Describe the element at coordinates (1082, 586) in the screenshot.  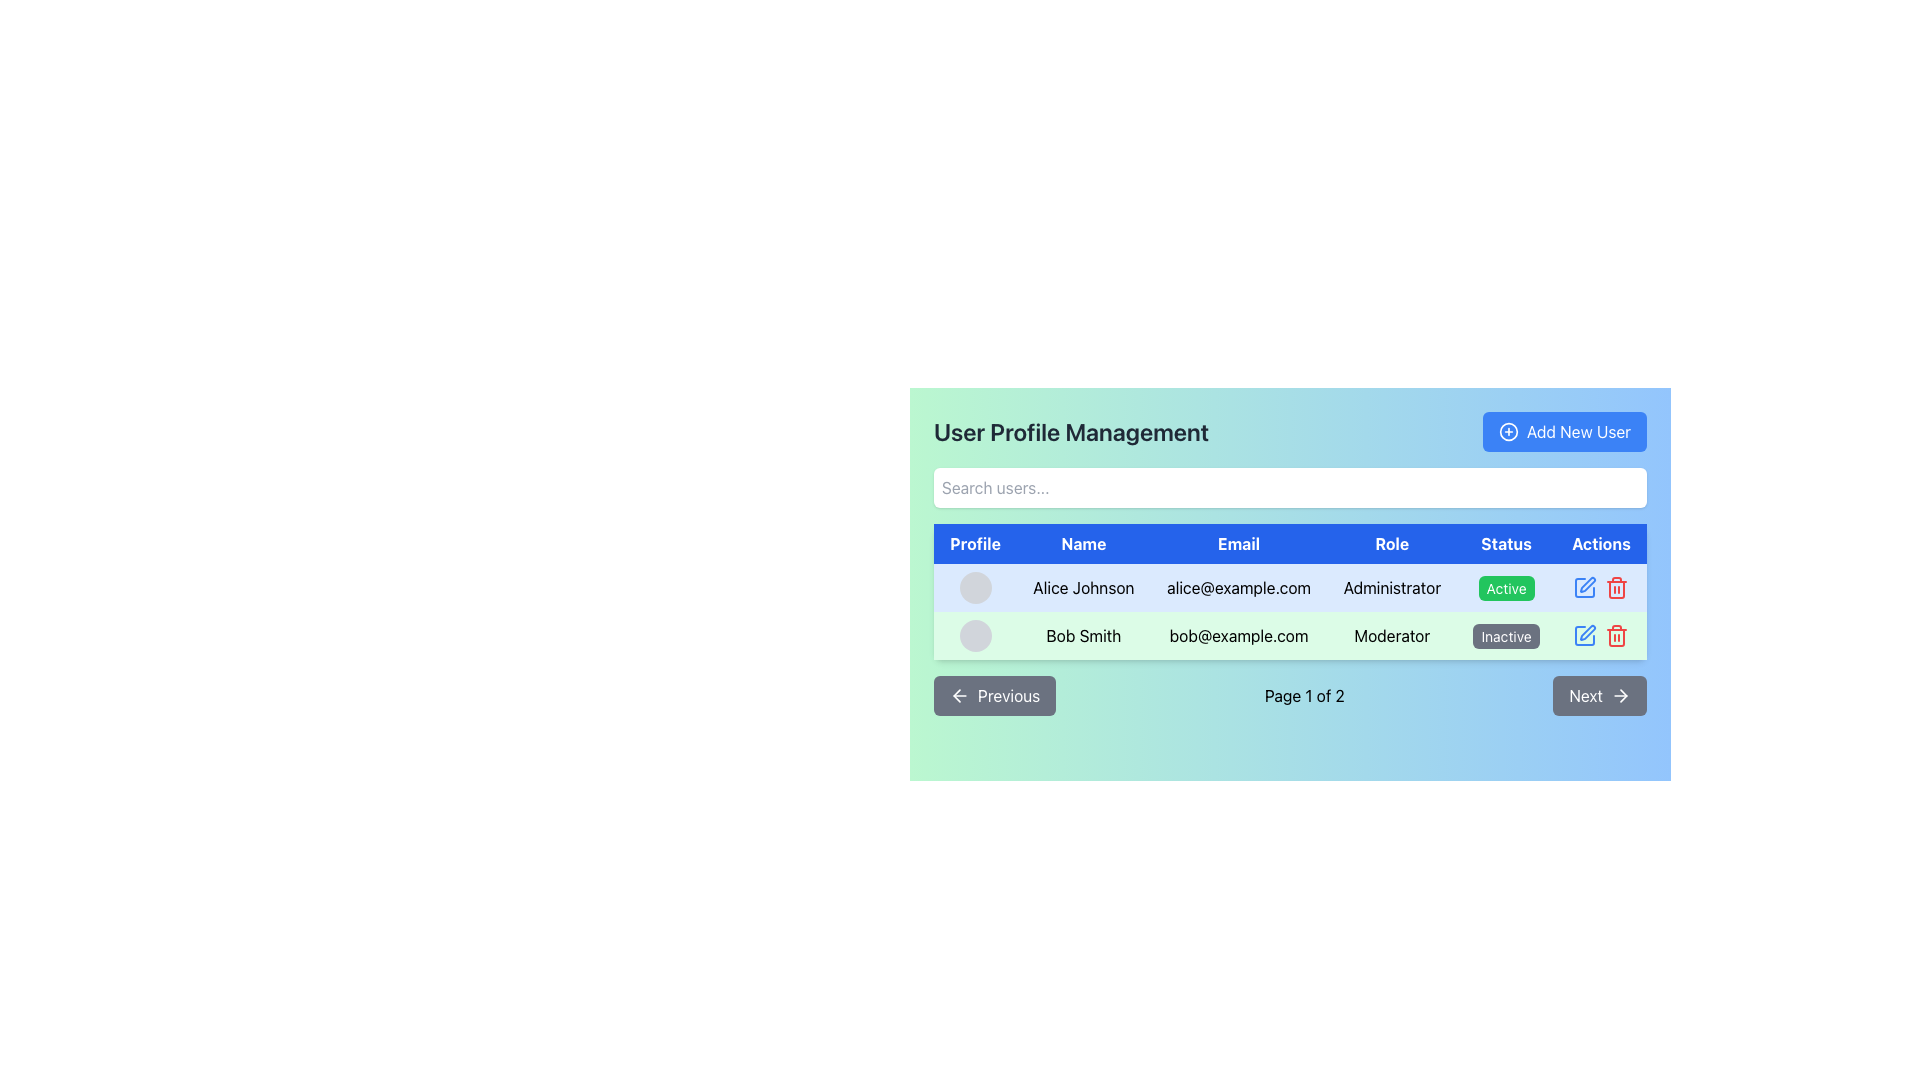
I see `the user's name label in the table under the 'Name' header, which is adjacent to 'alice@example.com'` at that location.